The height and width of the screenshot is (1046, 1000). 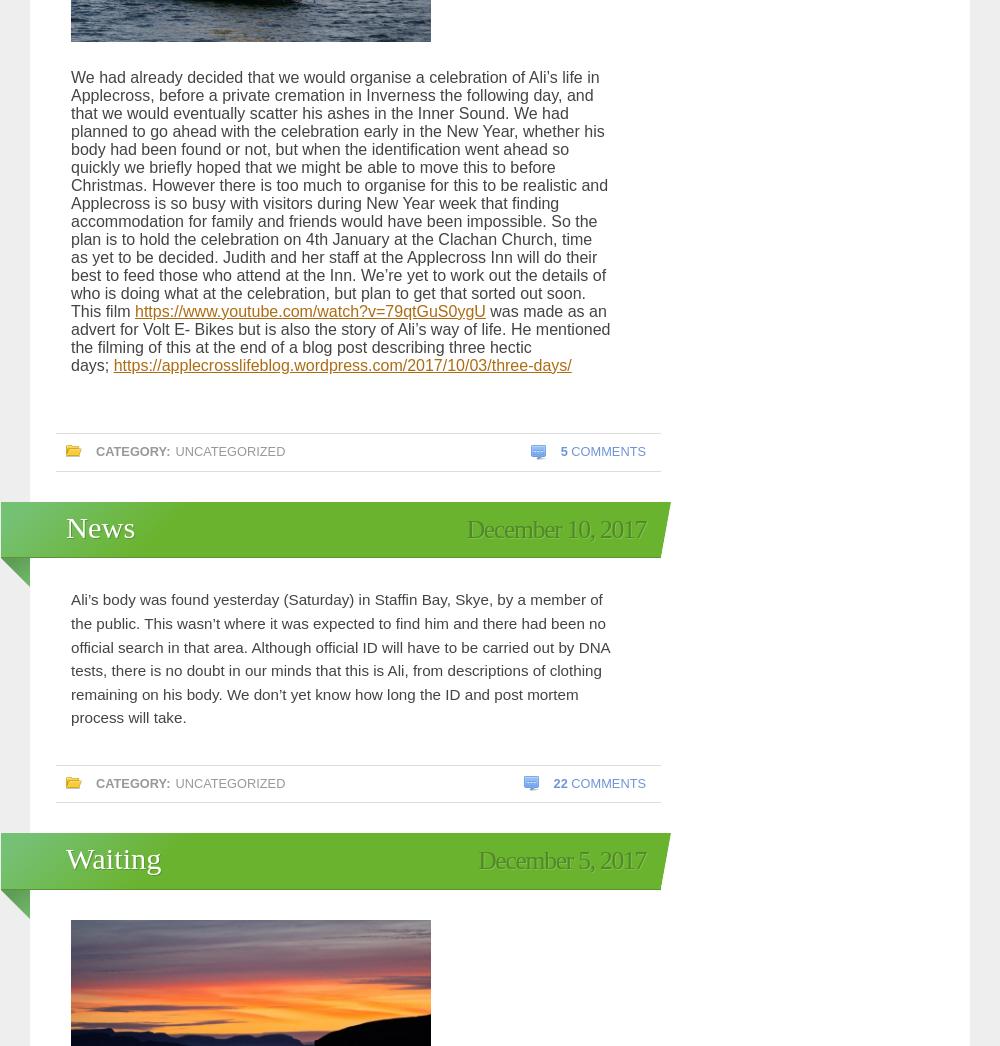 What do you see at coordinates (339, 336) in the screenshot?
I see `'was made as an advert for Volt E- Bikes but is also the story of Ali’s way of life. He mentioned the filming of this at the end of a blog post describing three hectic days;'` at bounding box center [339, 336].